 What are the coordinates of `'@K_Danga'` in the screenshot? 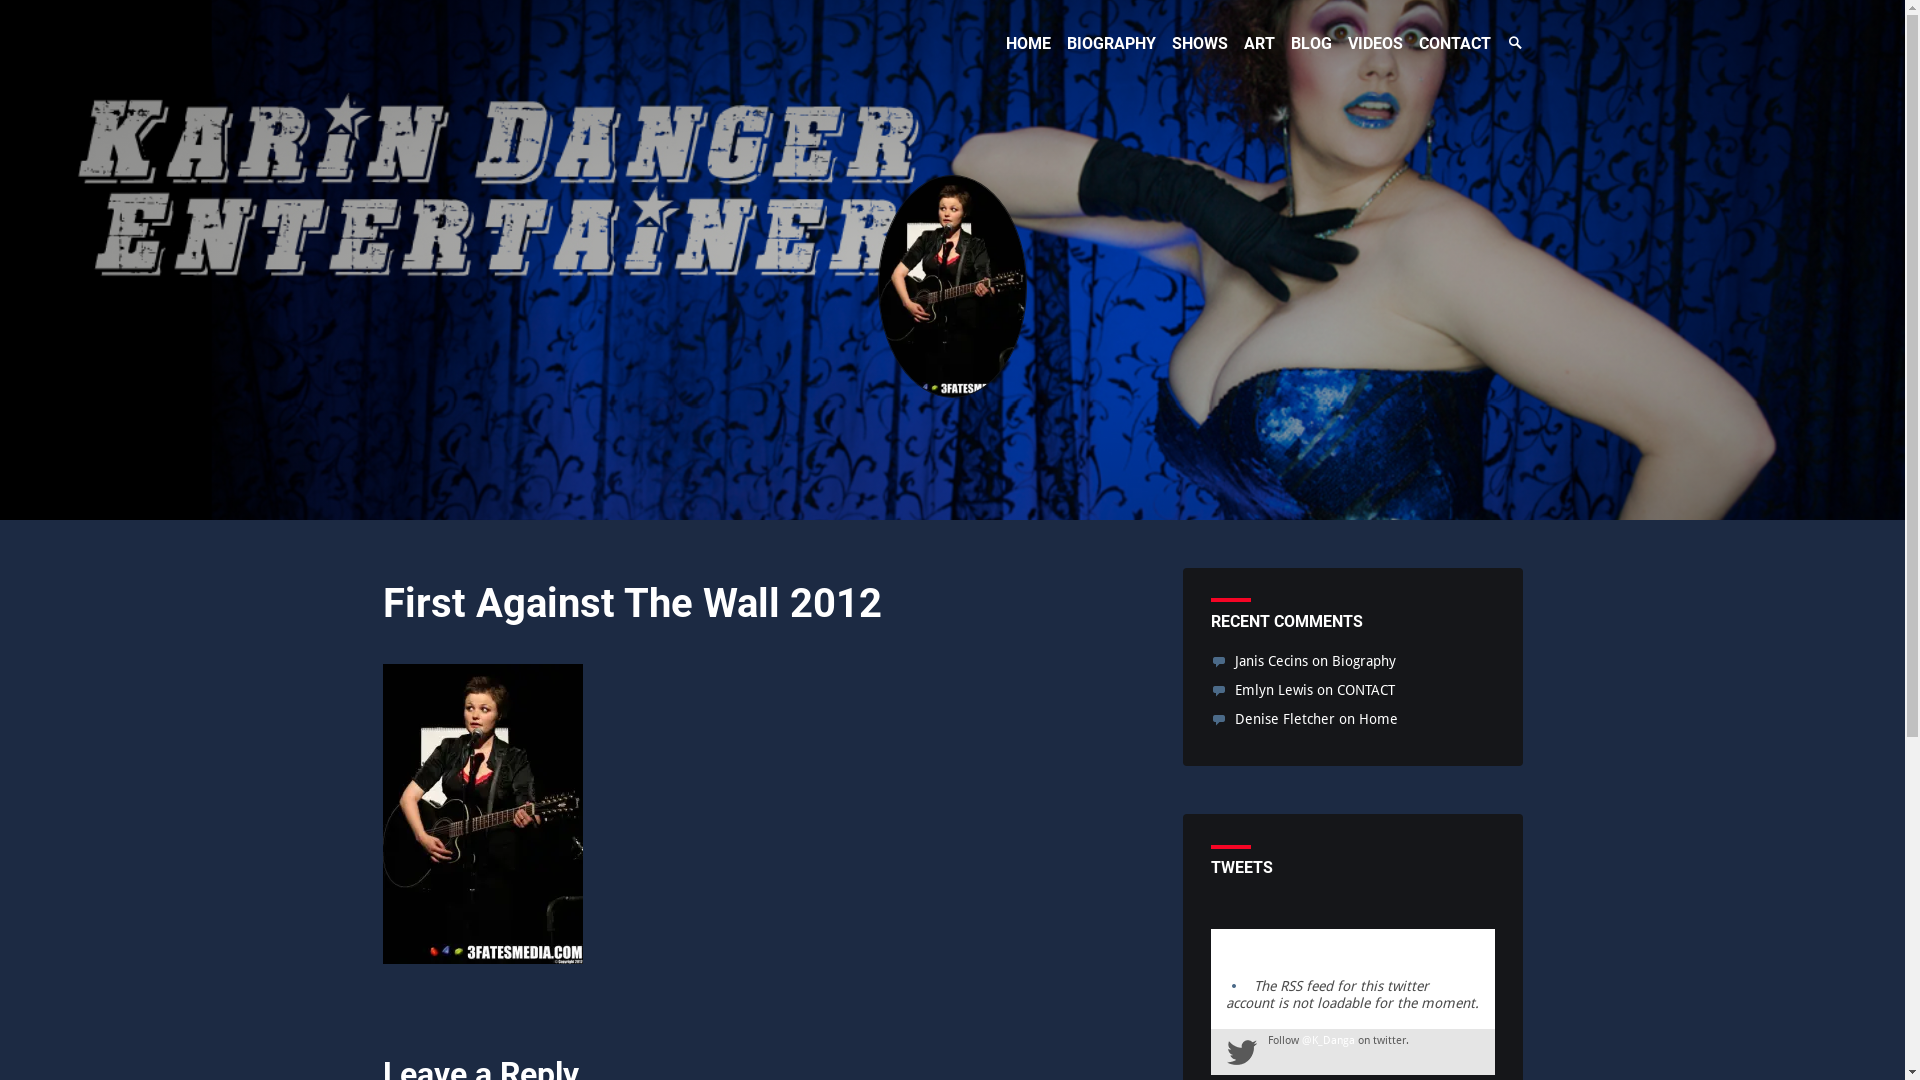 It's located at (1328, 1039).